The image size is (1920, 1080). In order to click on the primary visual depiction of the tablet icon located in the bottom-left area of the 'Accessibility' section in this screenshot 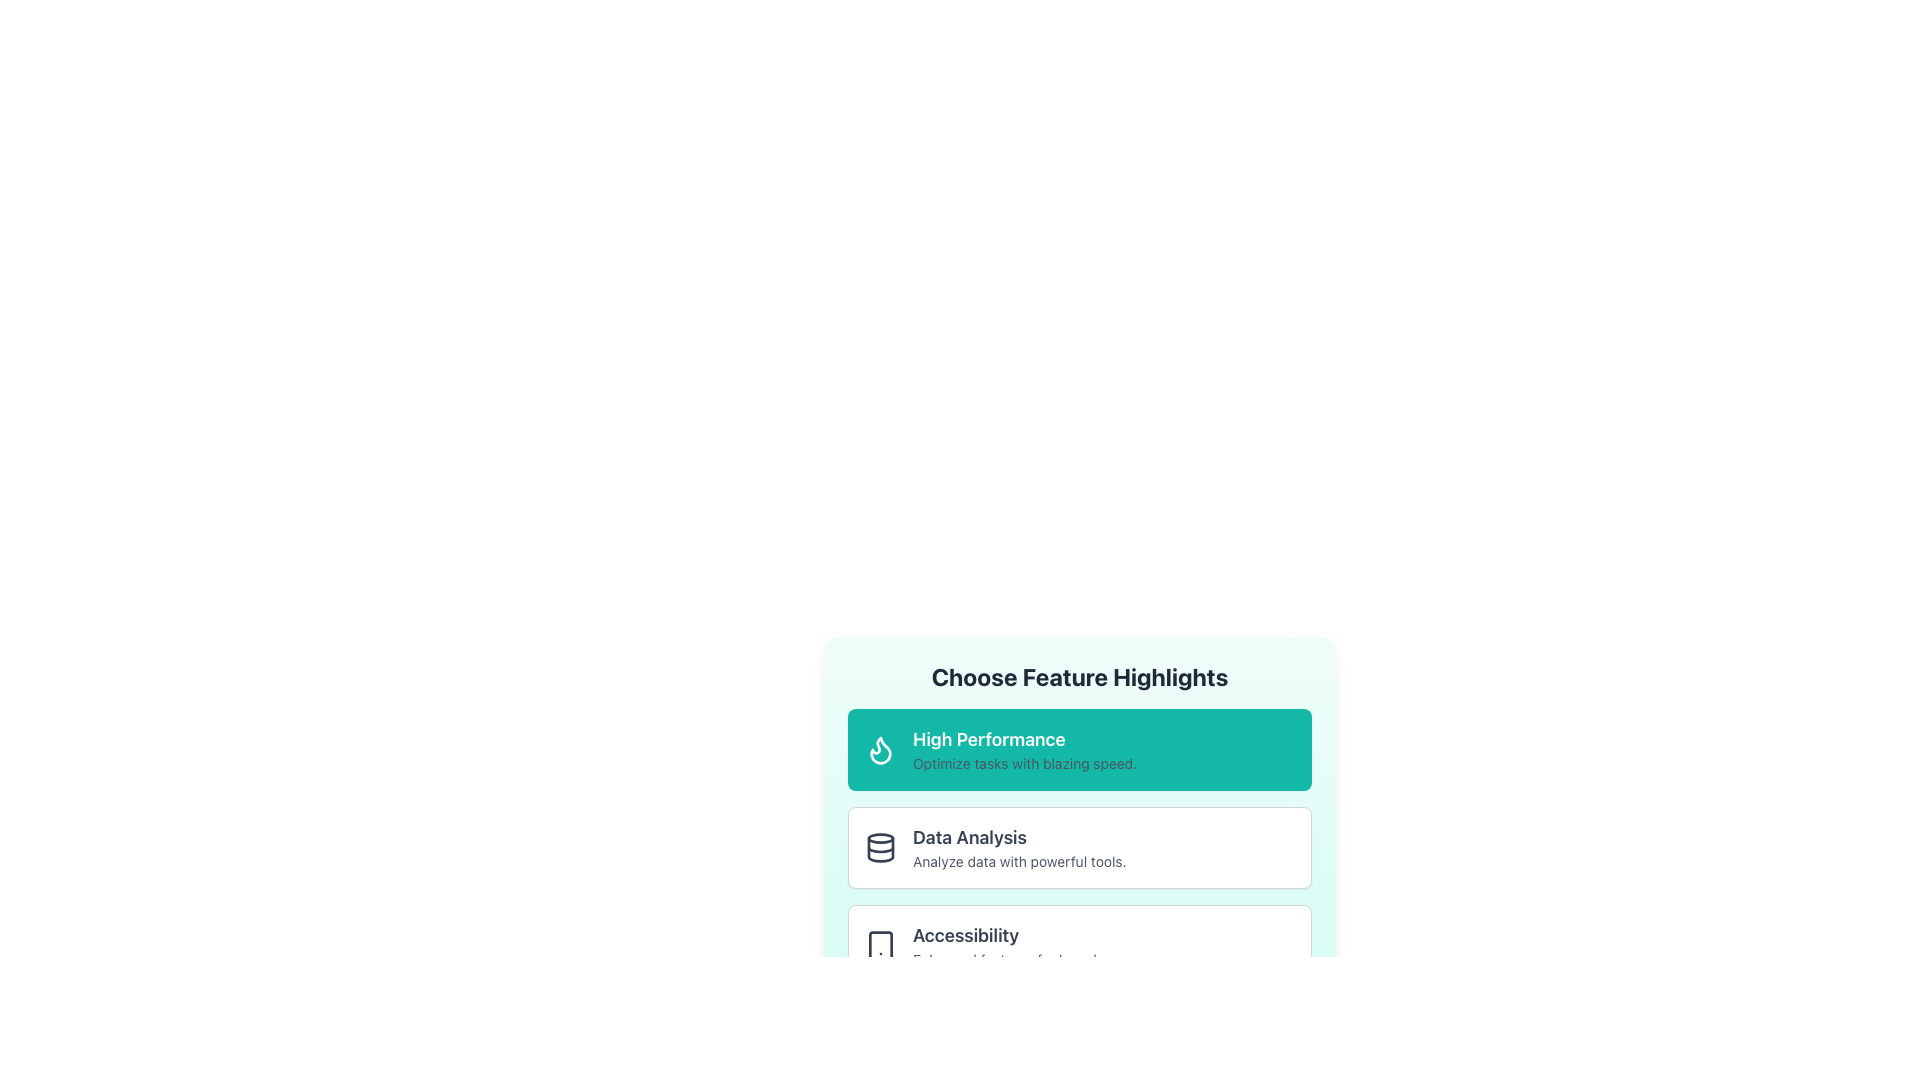, I will do `click(880, 945)`.